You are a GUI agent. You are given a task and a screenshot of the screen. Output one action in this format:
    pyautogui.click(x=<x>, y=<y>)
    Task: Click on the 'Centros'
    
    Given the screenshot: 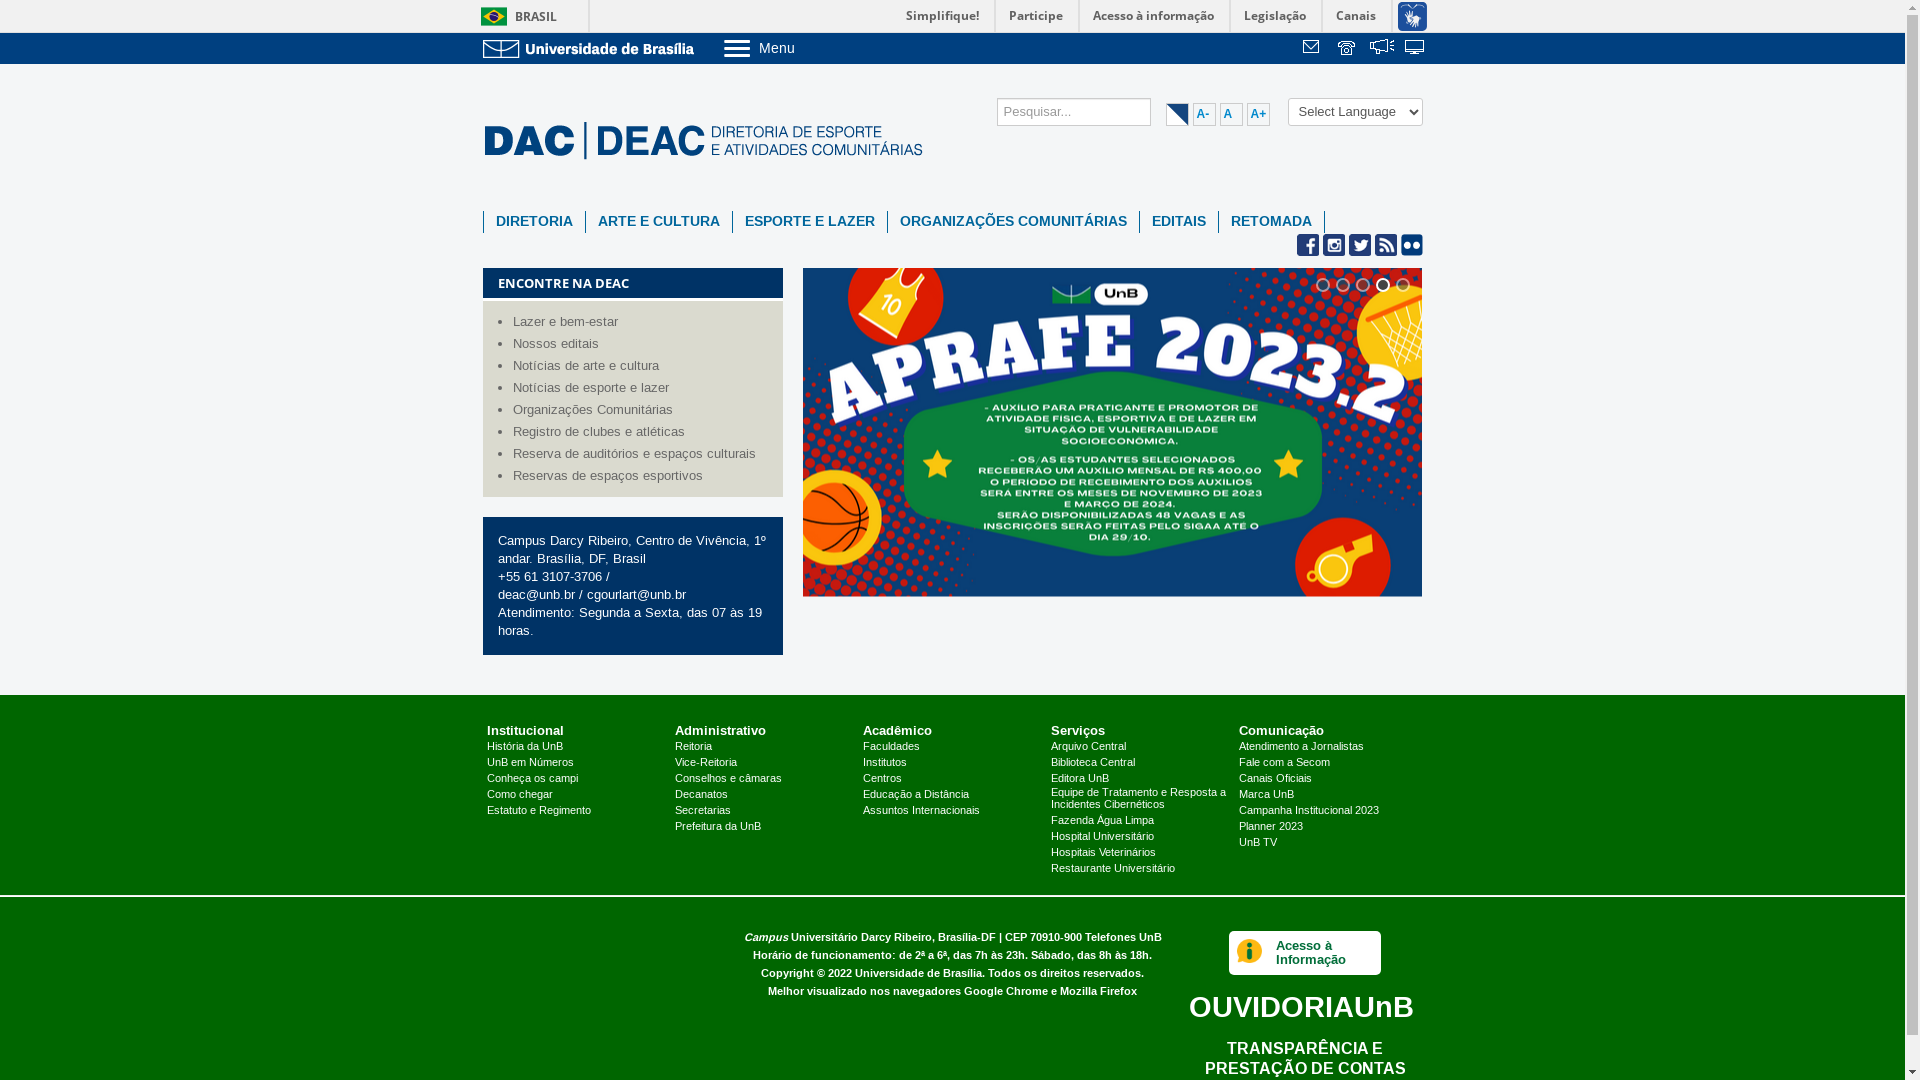 What is the action you would take?
    pyautogui.click(x=881, y=778)
    